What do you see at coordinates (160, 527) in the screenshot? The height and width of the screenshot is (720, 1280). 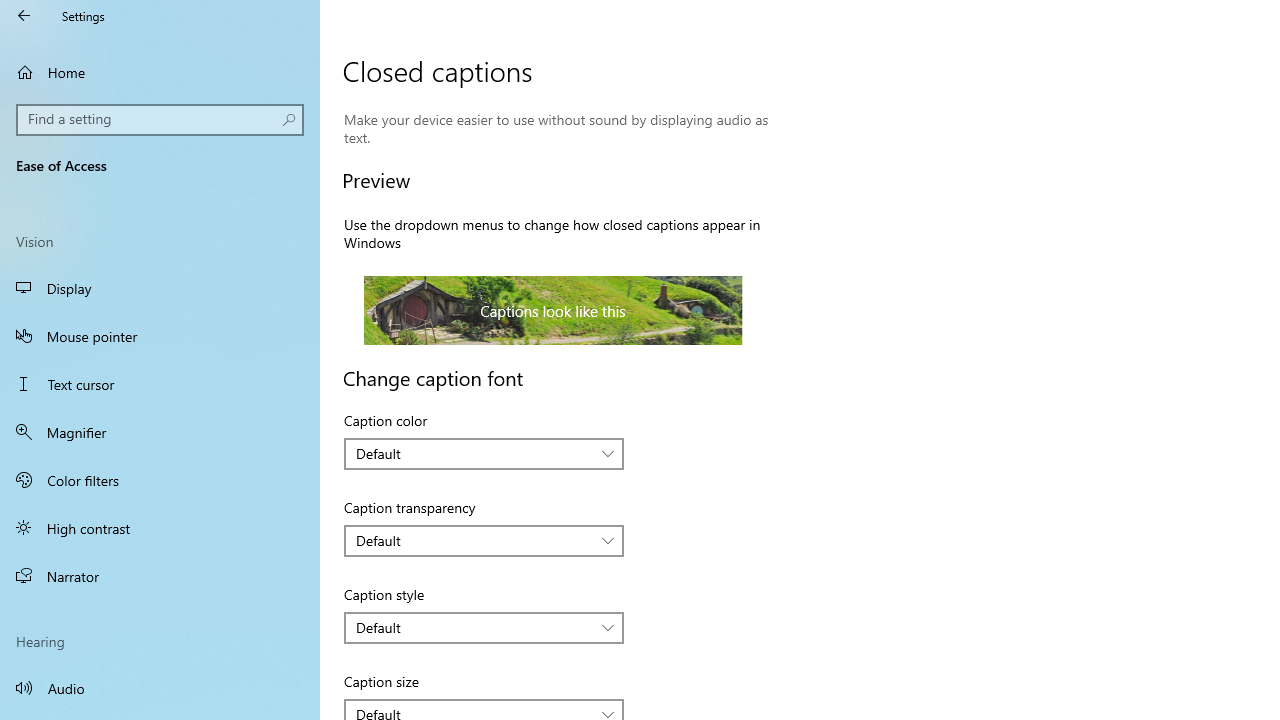 I see `'High contrast'` at bounding box center [160, 527].